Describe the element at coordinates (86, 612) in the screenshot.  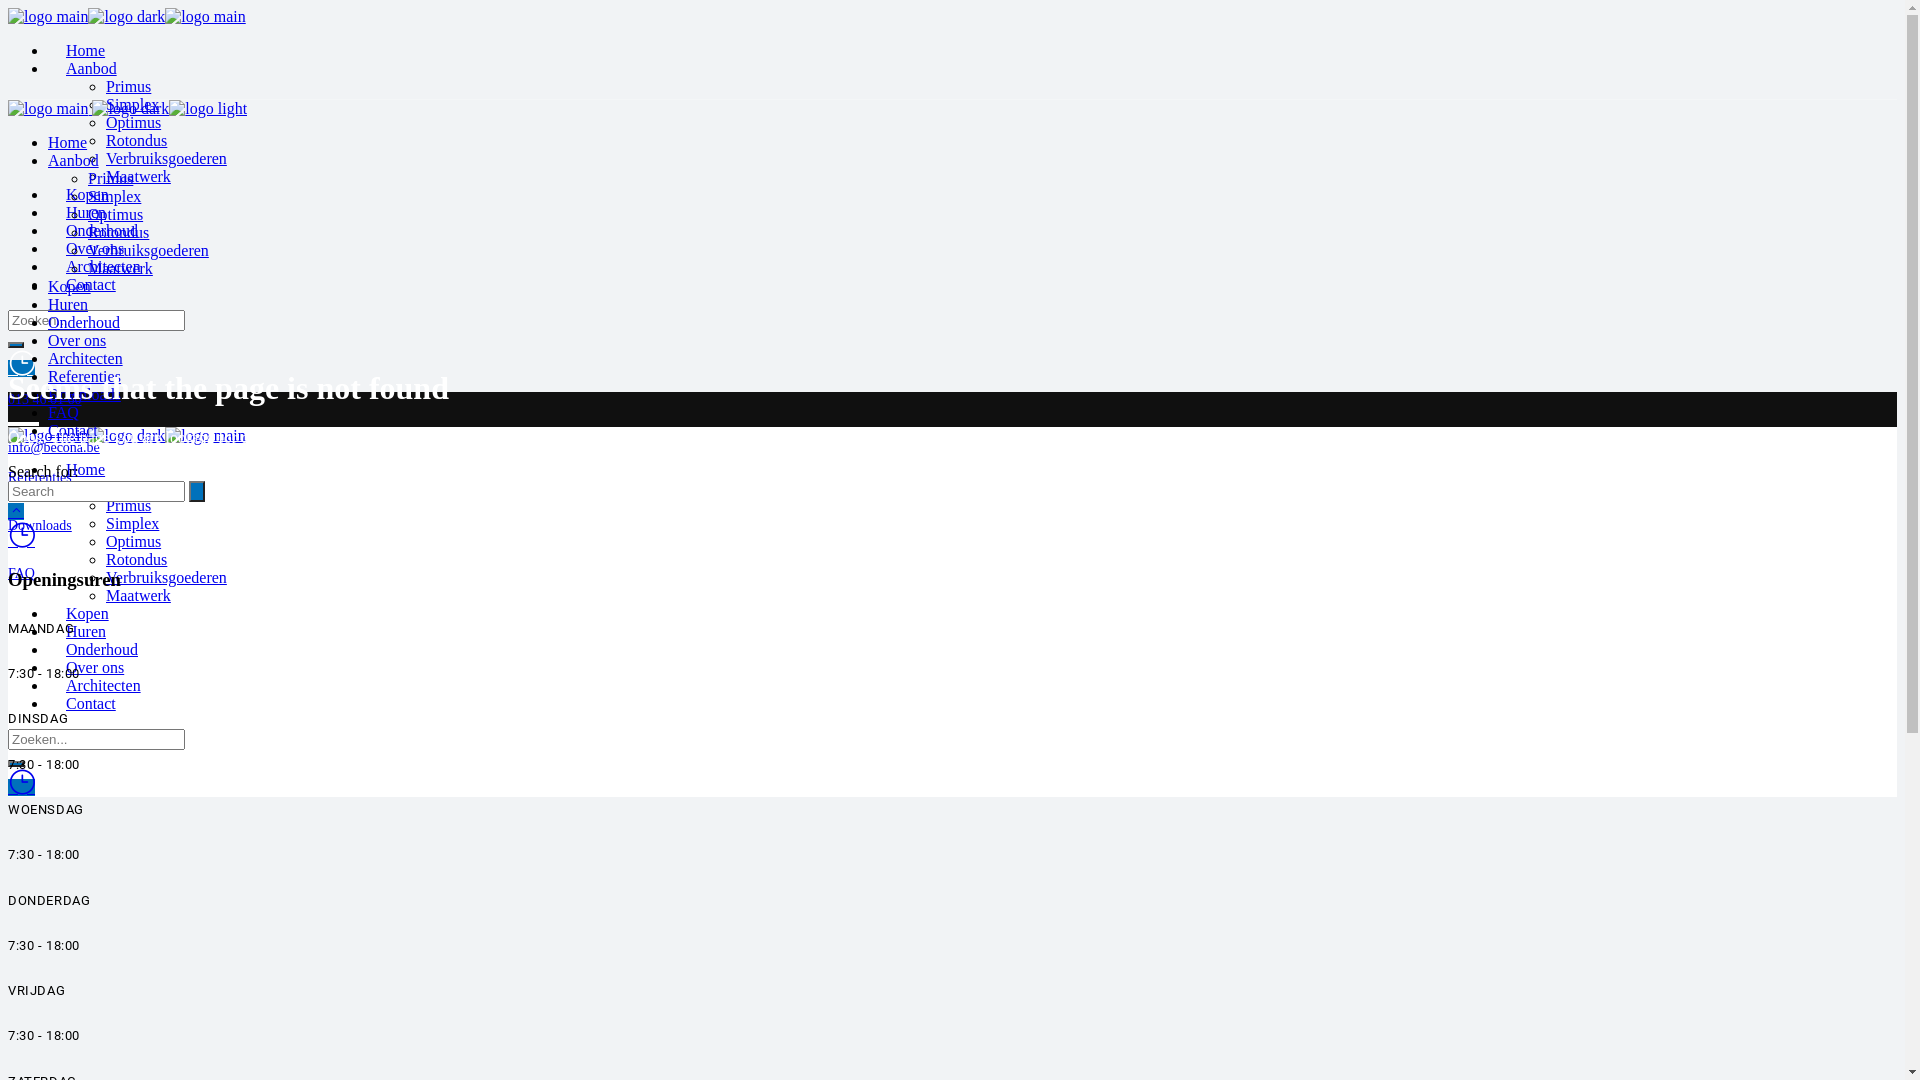
I see `'Kopen'` at that location.